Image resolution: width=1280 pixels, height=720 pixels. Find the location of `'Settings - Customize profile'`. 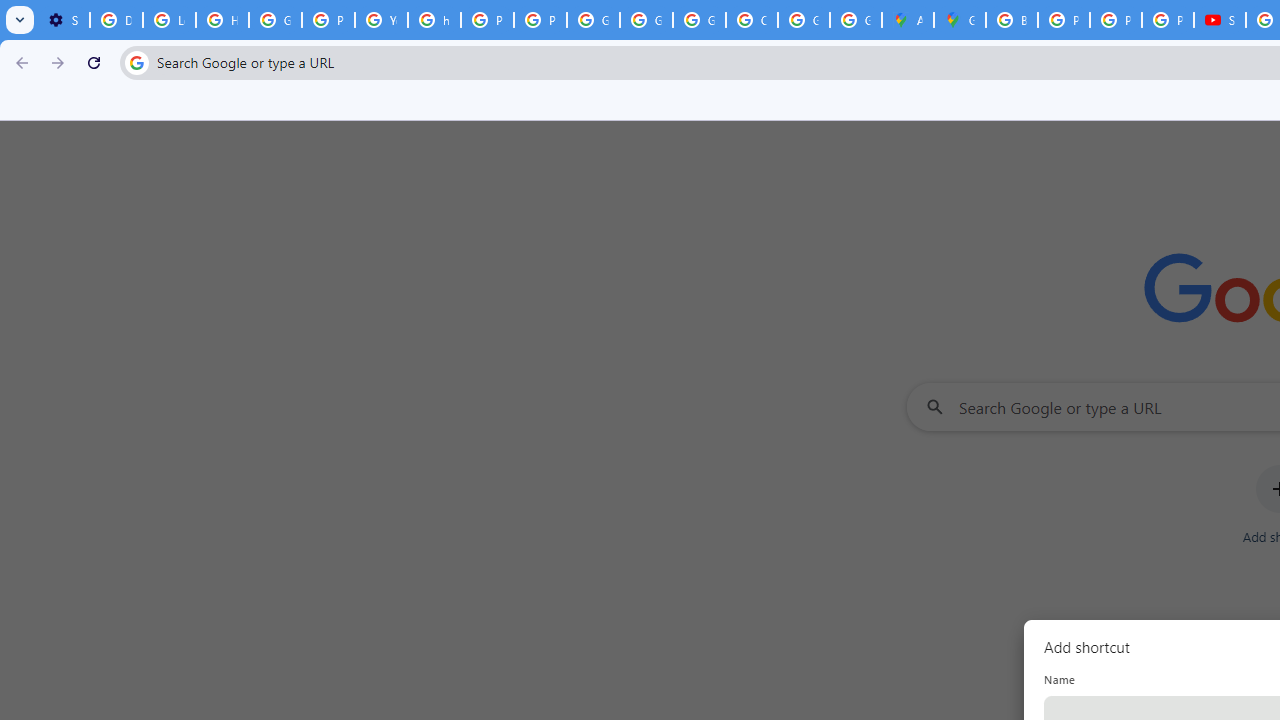

'Settings - Customize profile' is located at coordinates (63, 20).